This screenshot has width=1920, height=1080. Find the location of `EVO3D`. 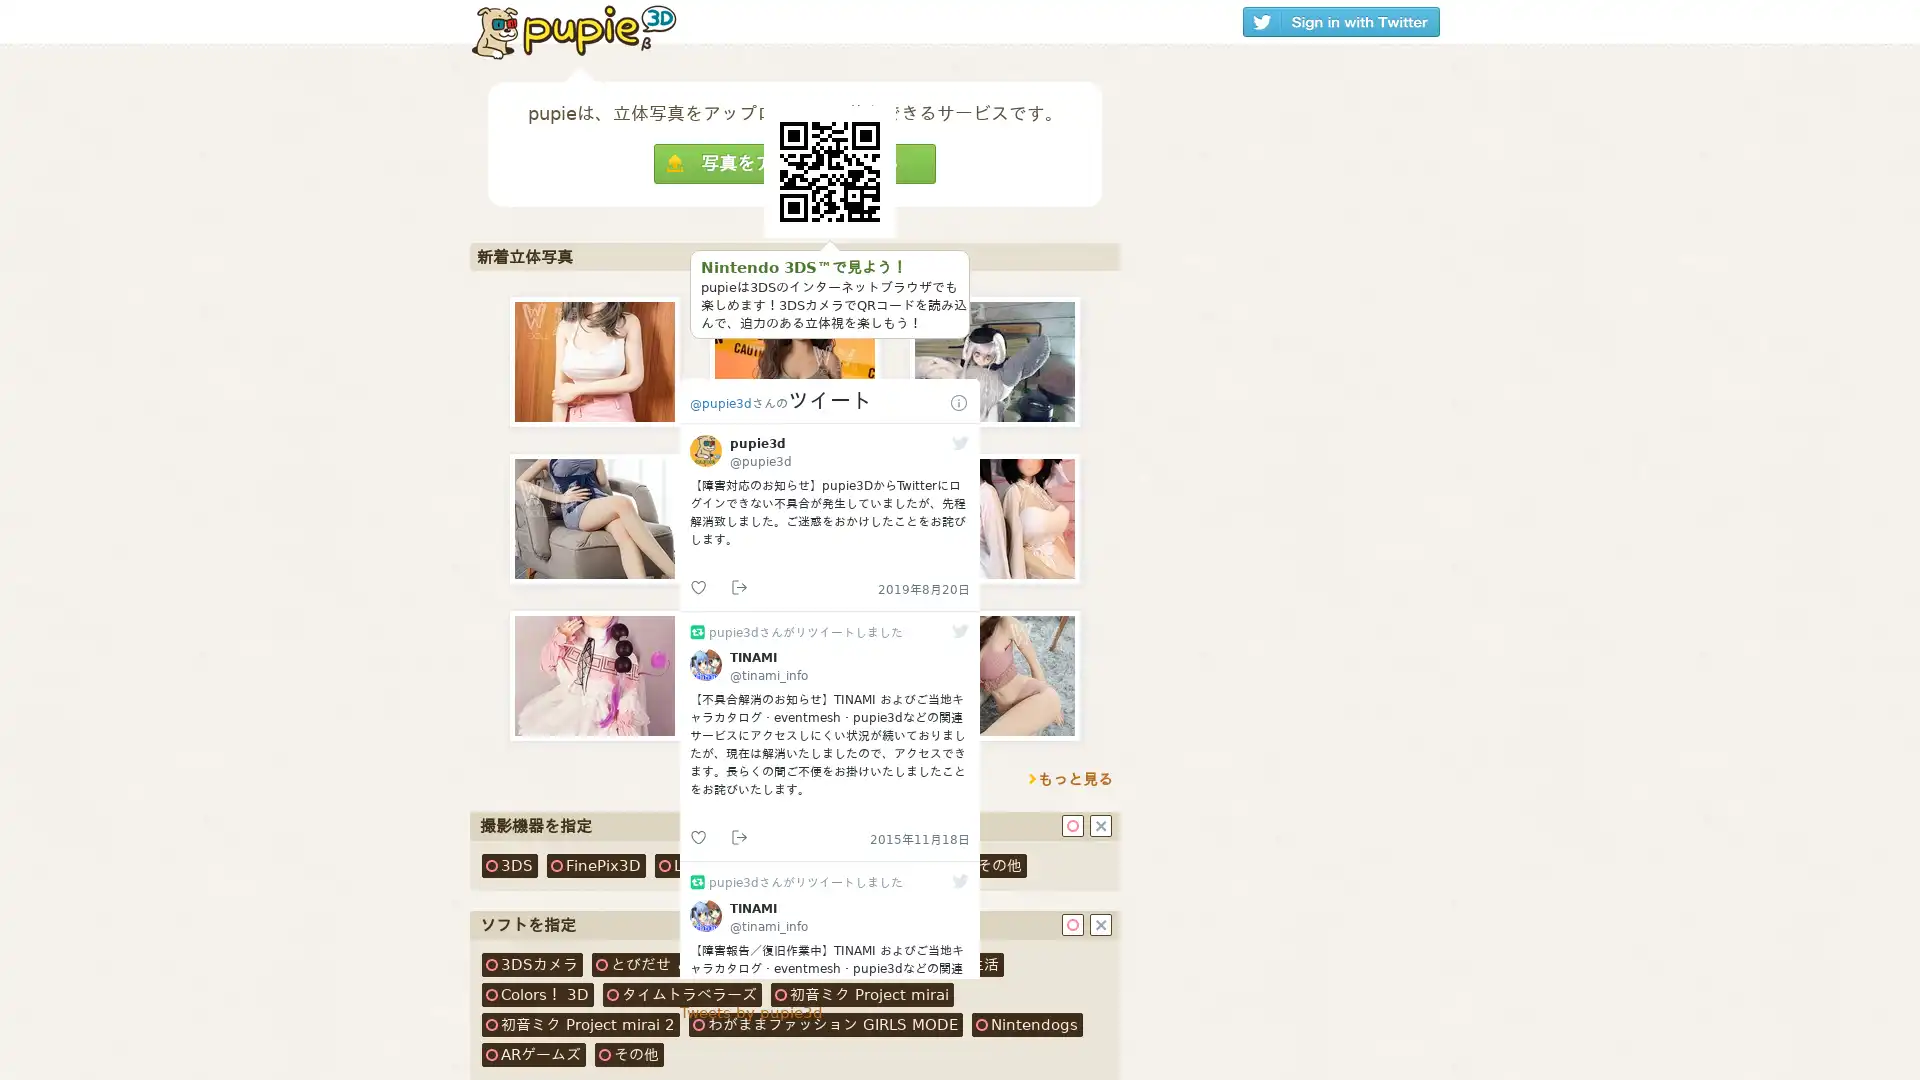

EVO3D is located at coordinates (909, 865).